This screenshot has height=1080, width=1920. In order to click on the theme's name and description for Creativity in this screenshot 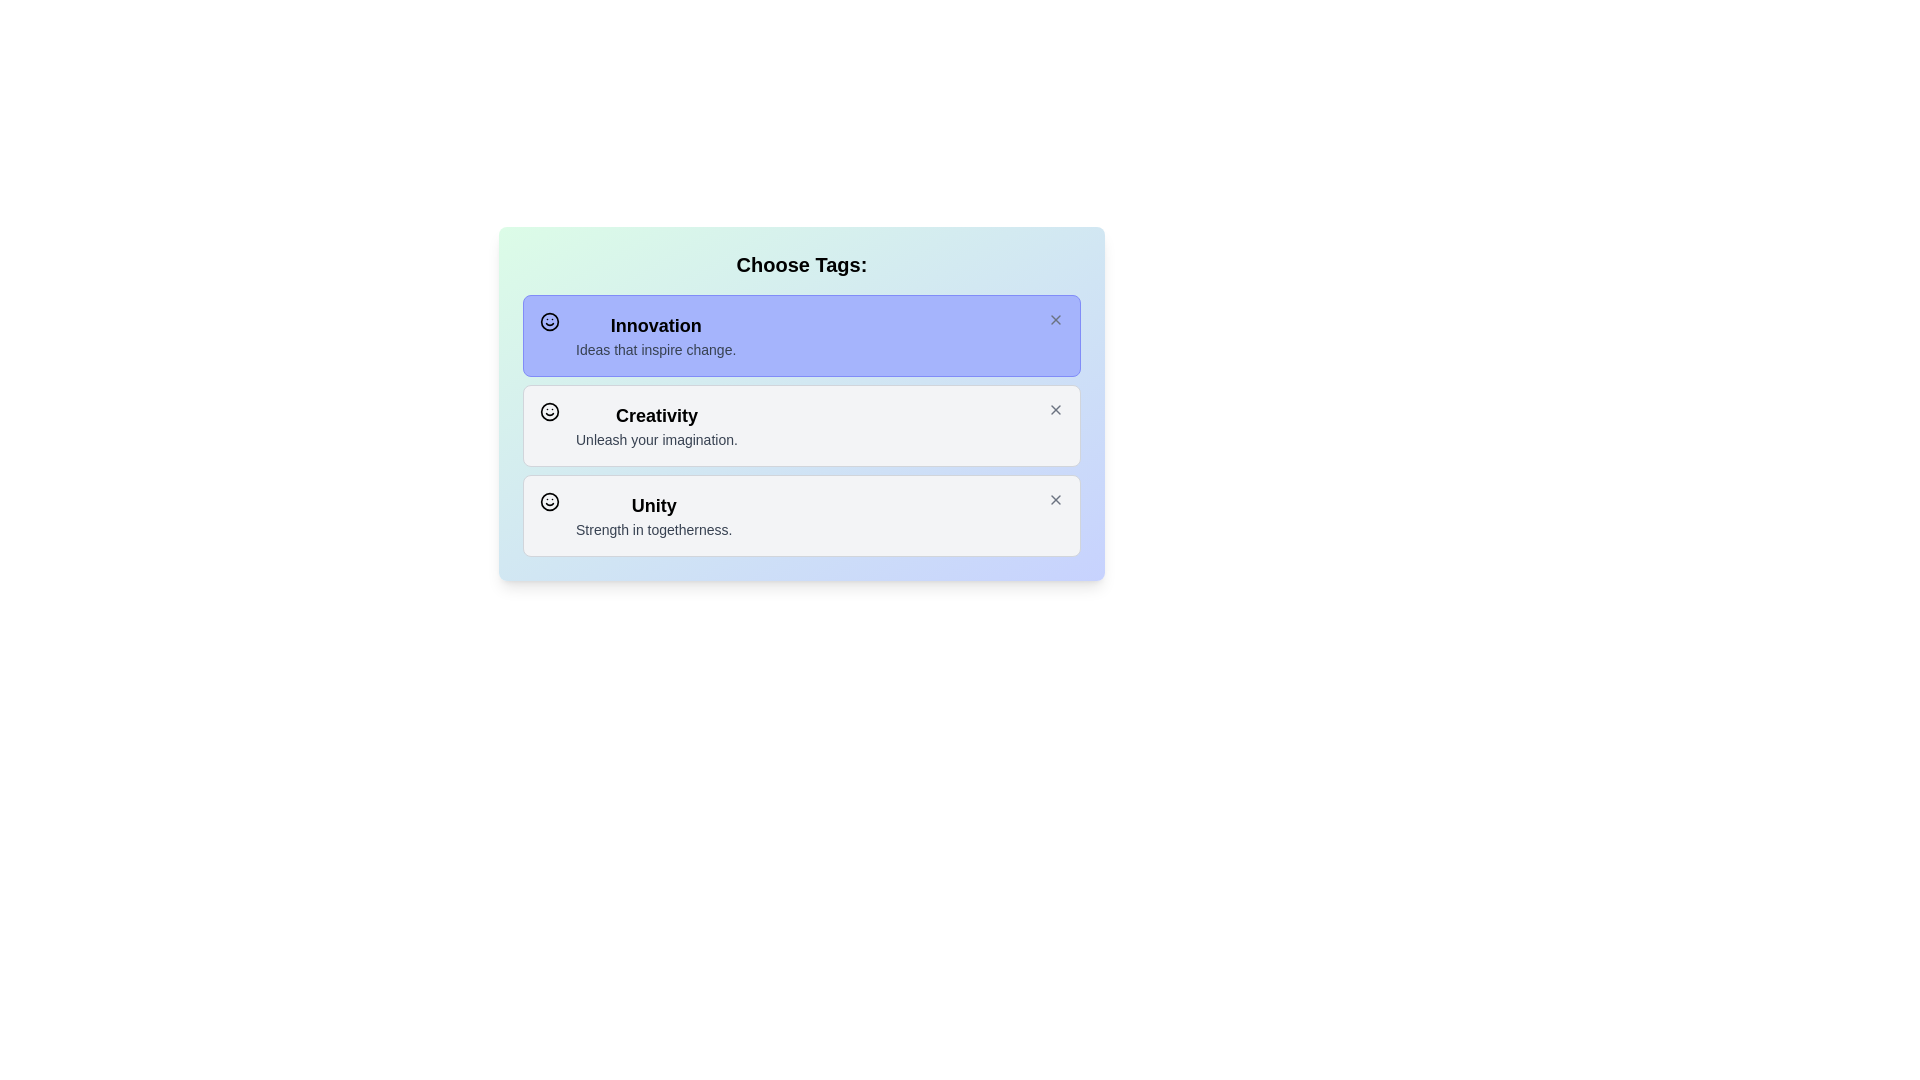, I will do `click(649, 424)`.